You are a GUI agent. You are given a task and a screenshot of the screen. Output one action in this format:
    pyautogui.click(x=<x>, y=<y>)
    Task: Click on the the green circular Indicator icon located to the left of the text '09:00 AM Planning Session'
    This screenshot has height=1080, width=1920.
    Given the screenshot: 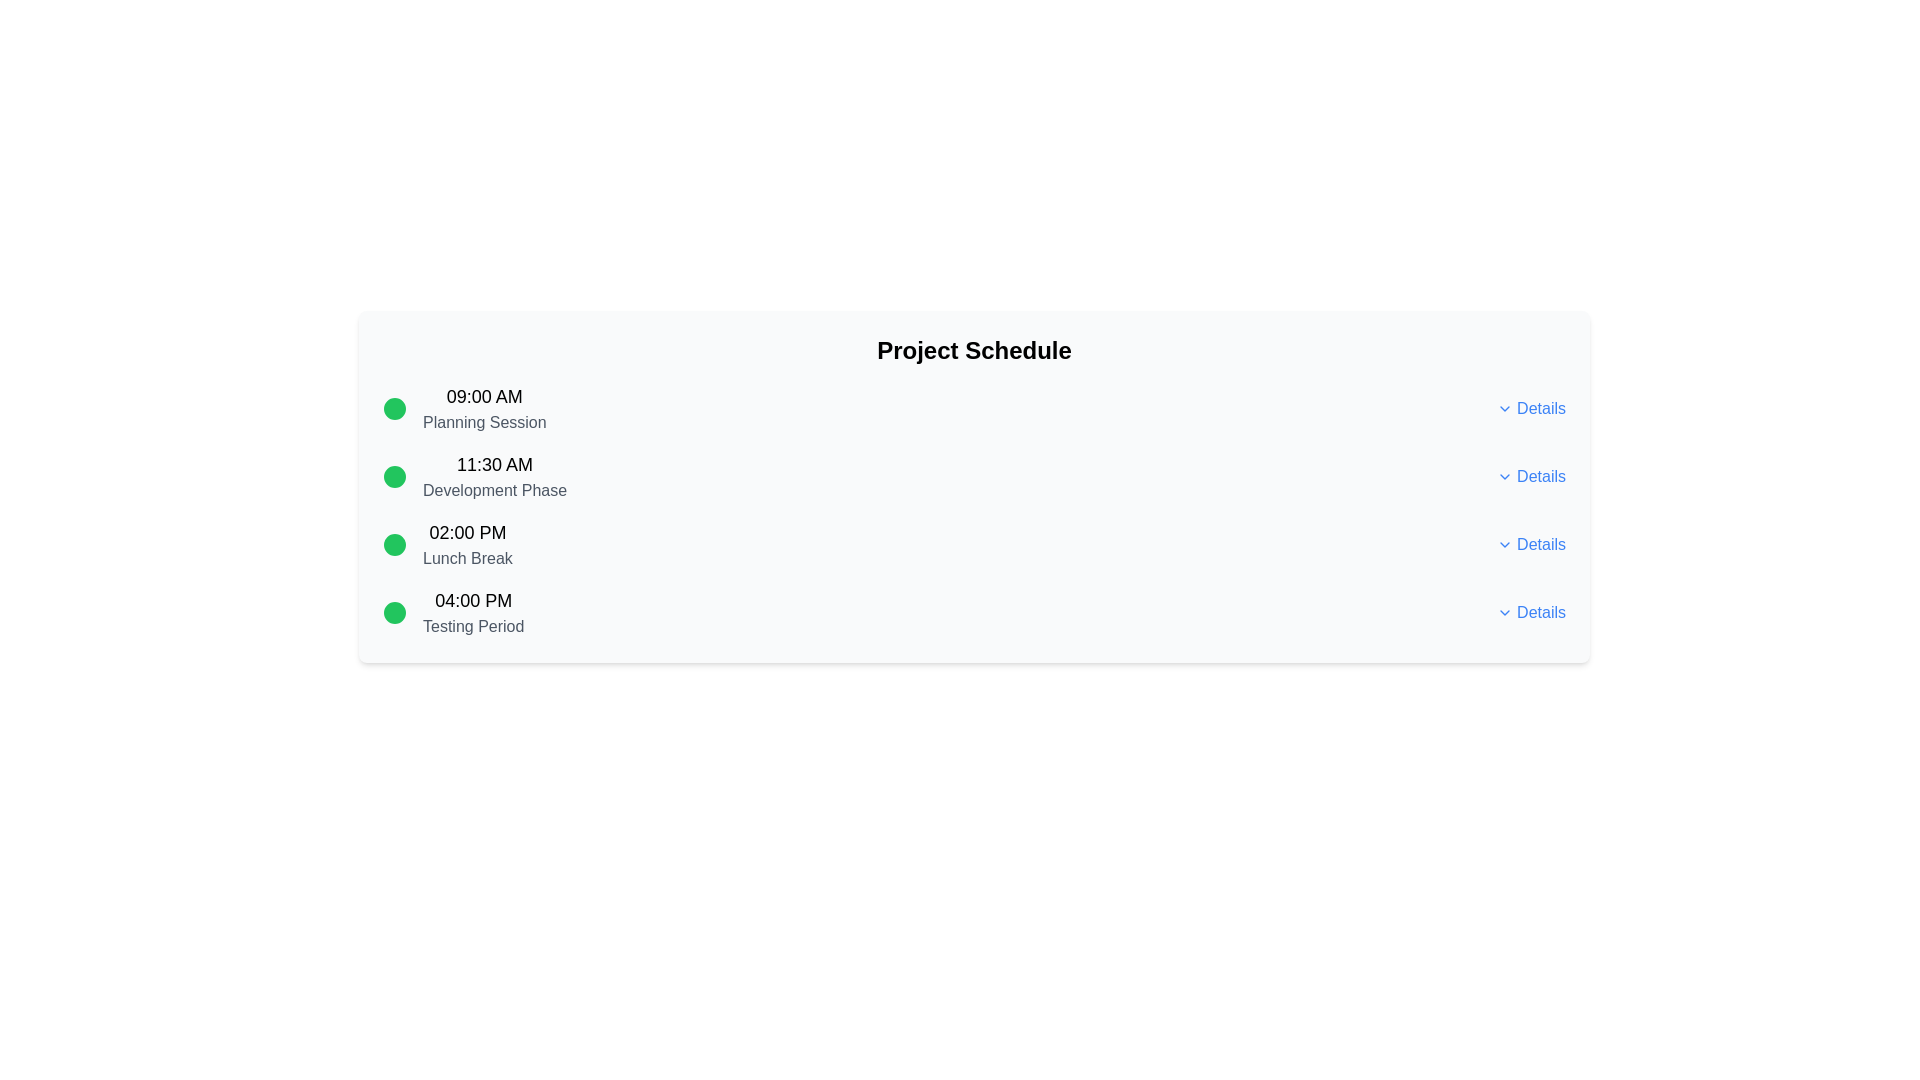 What is the action you would take?
    pyautogui.click(x=394, y=407)
    